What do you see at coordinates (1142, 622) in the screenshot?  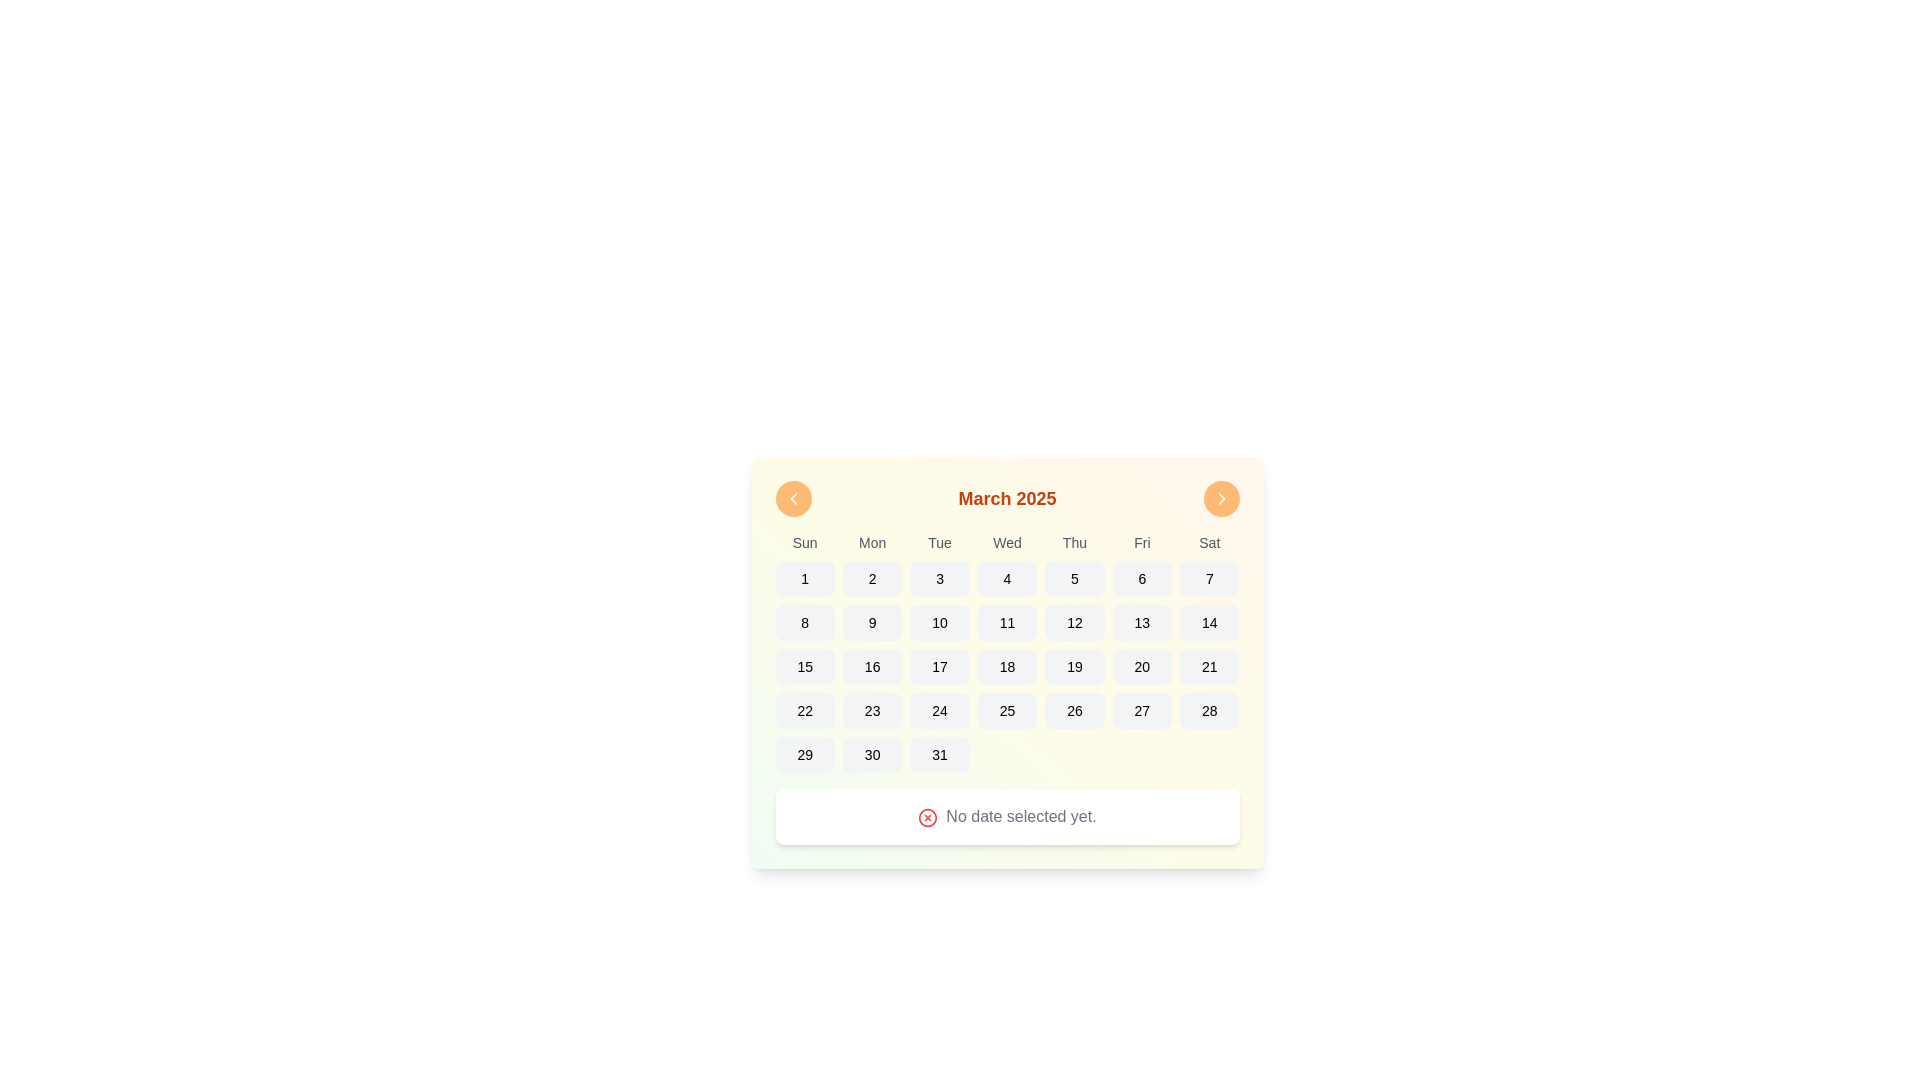 I see `the button displaying the number '13' in bold black font, located in the sixth column of the third row of the calendar grid for March 2025` at bounding box center [1142, 622].